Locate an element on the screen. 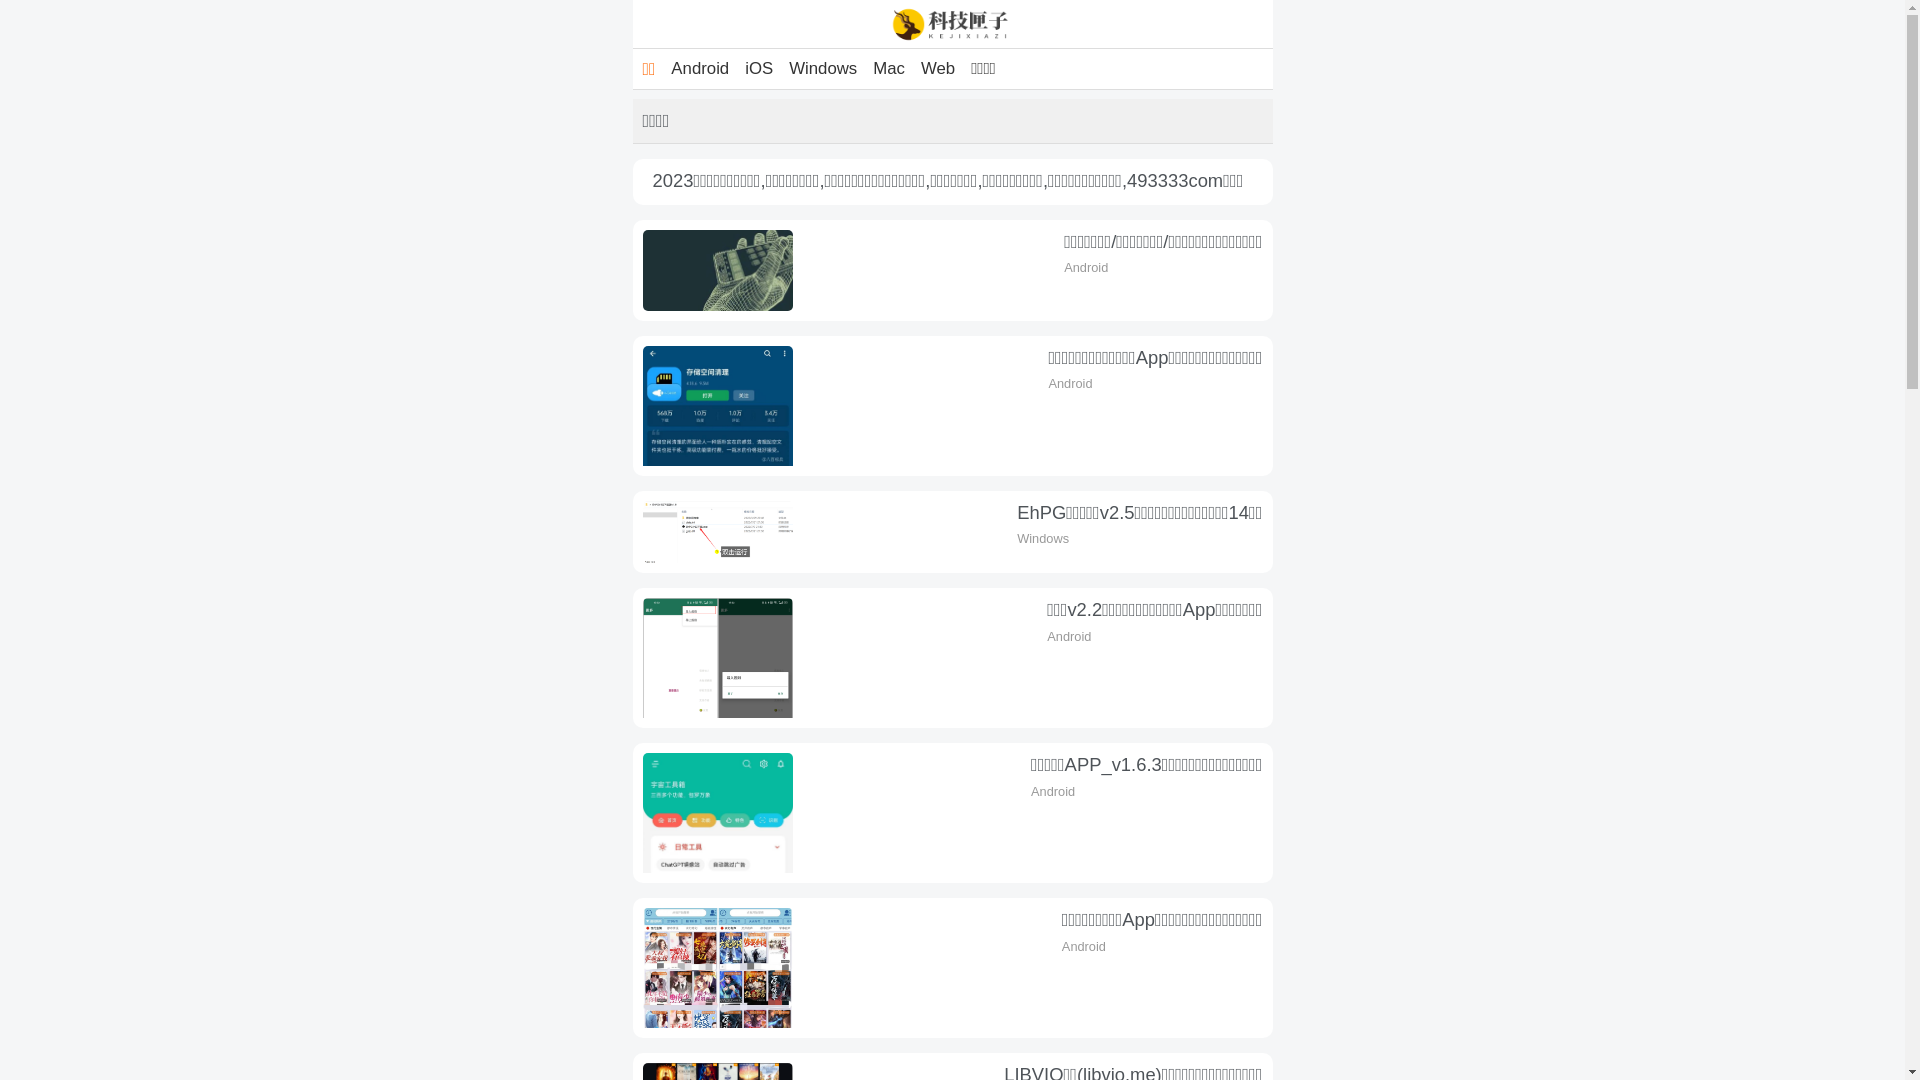  'iOS' is located at coordinates (757, 68).